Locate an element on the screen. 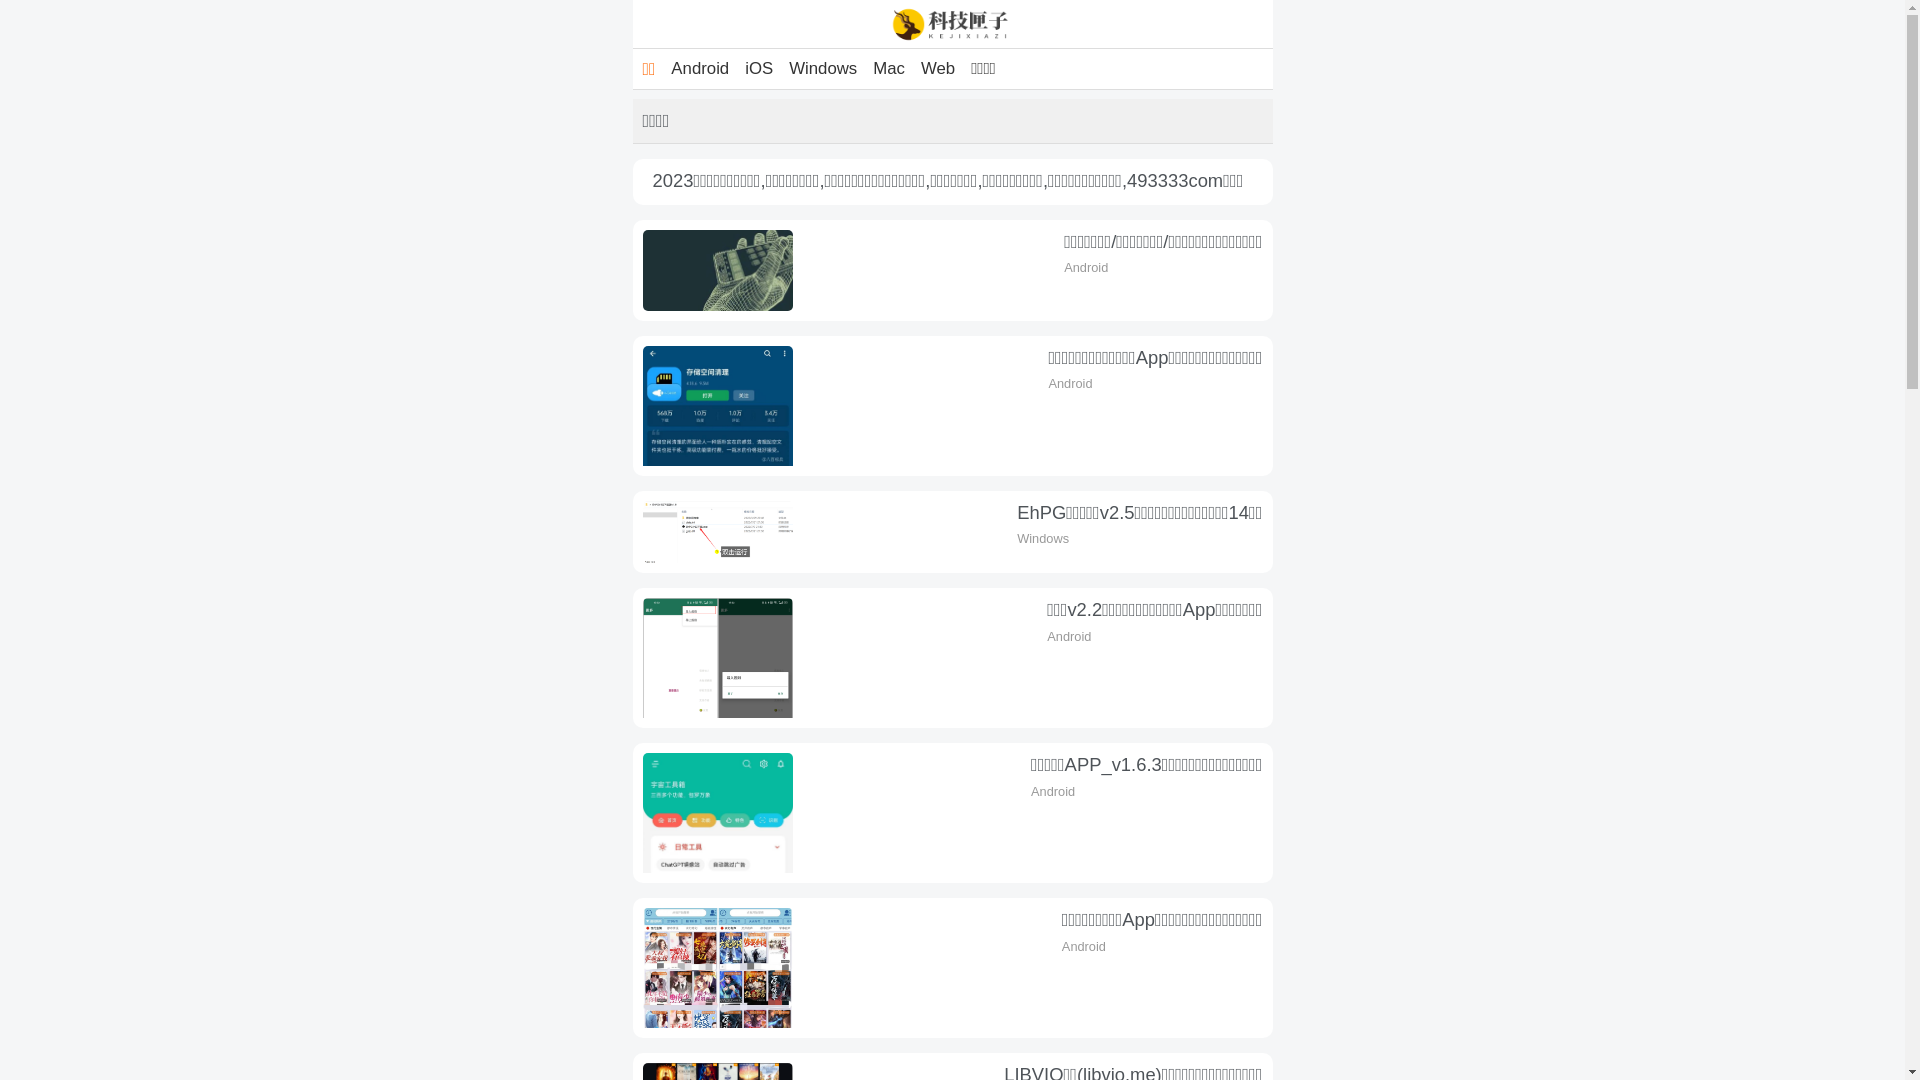  'iOS' is located at coordinates (757, 68).